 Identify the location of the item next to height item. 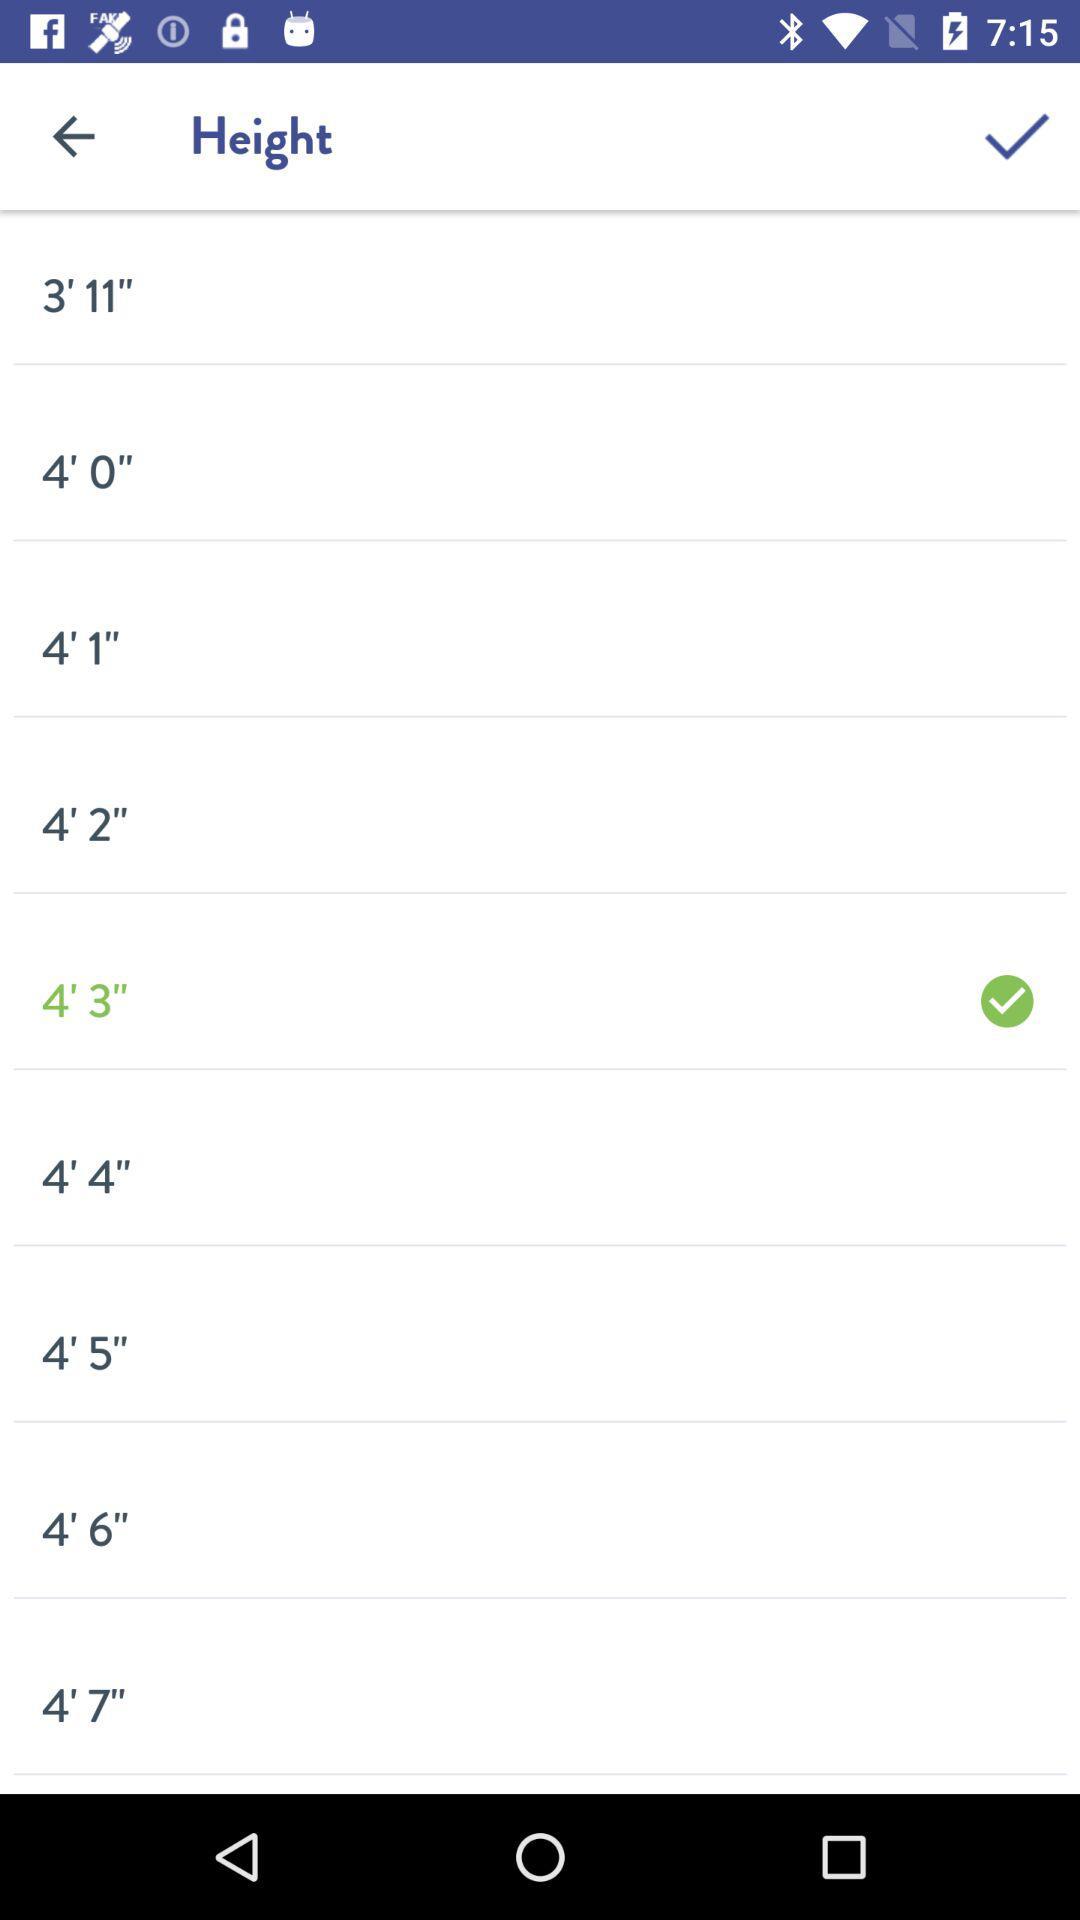
(72, 135).